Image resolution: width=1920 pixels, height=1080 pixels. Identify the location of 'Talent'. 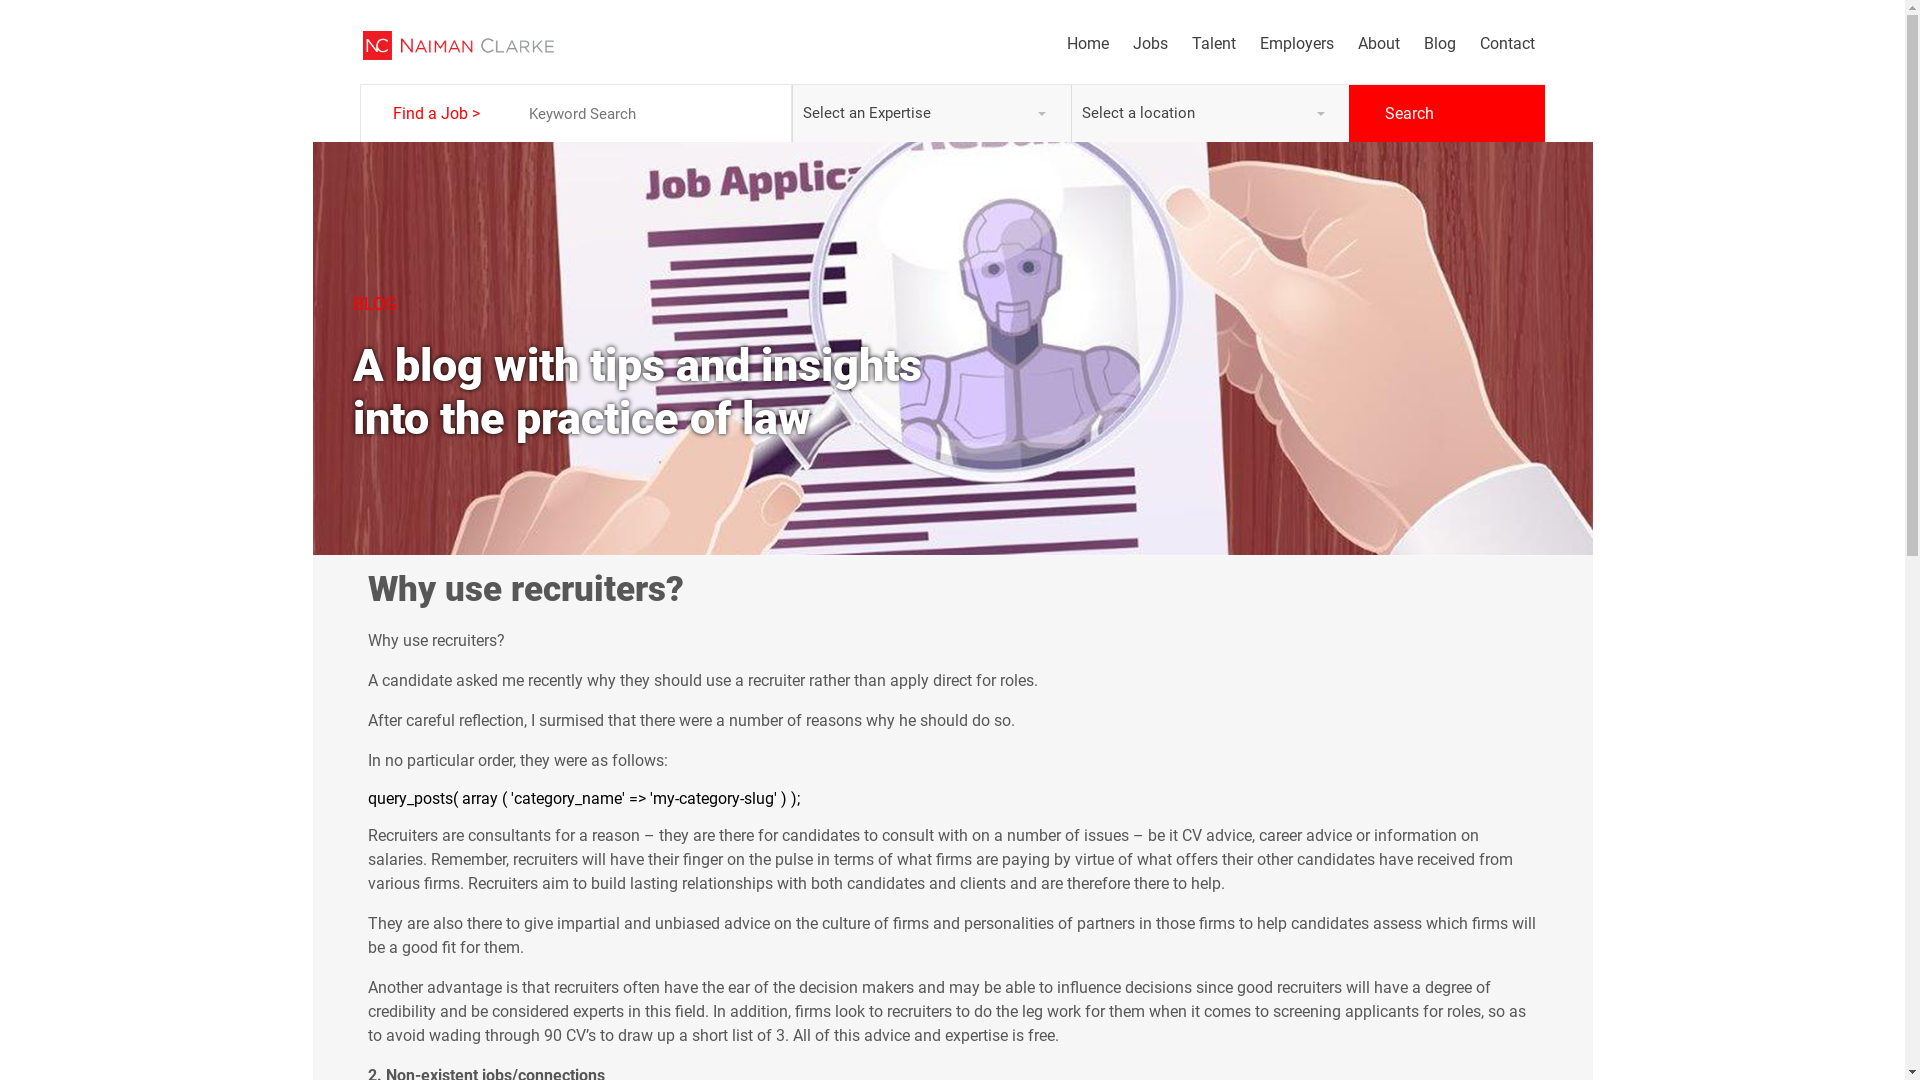
(1200, 43).